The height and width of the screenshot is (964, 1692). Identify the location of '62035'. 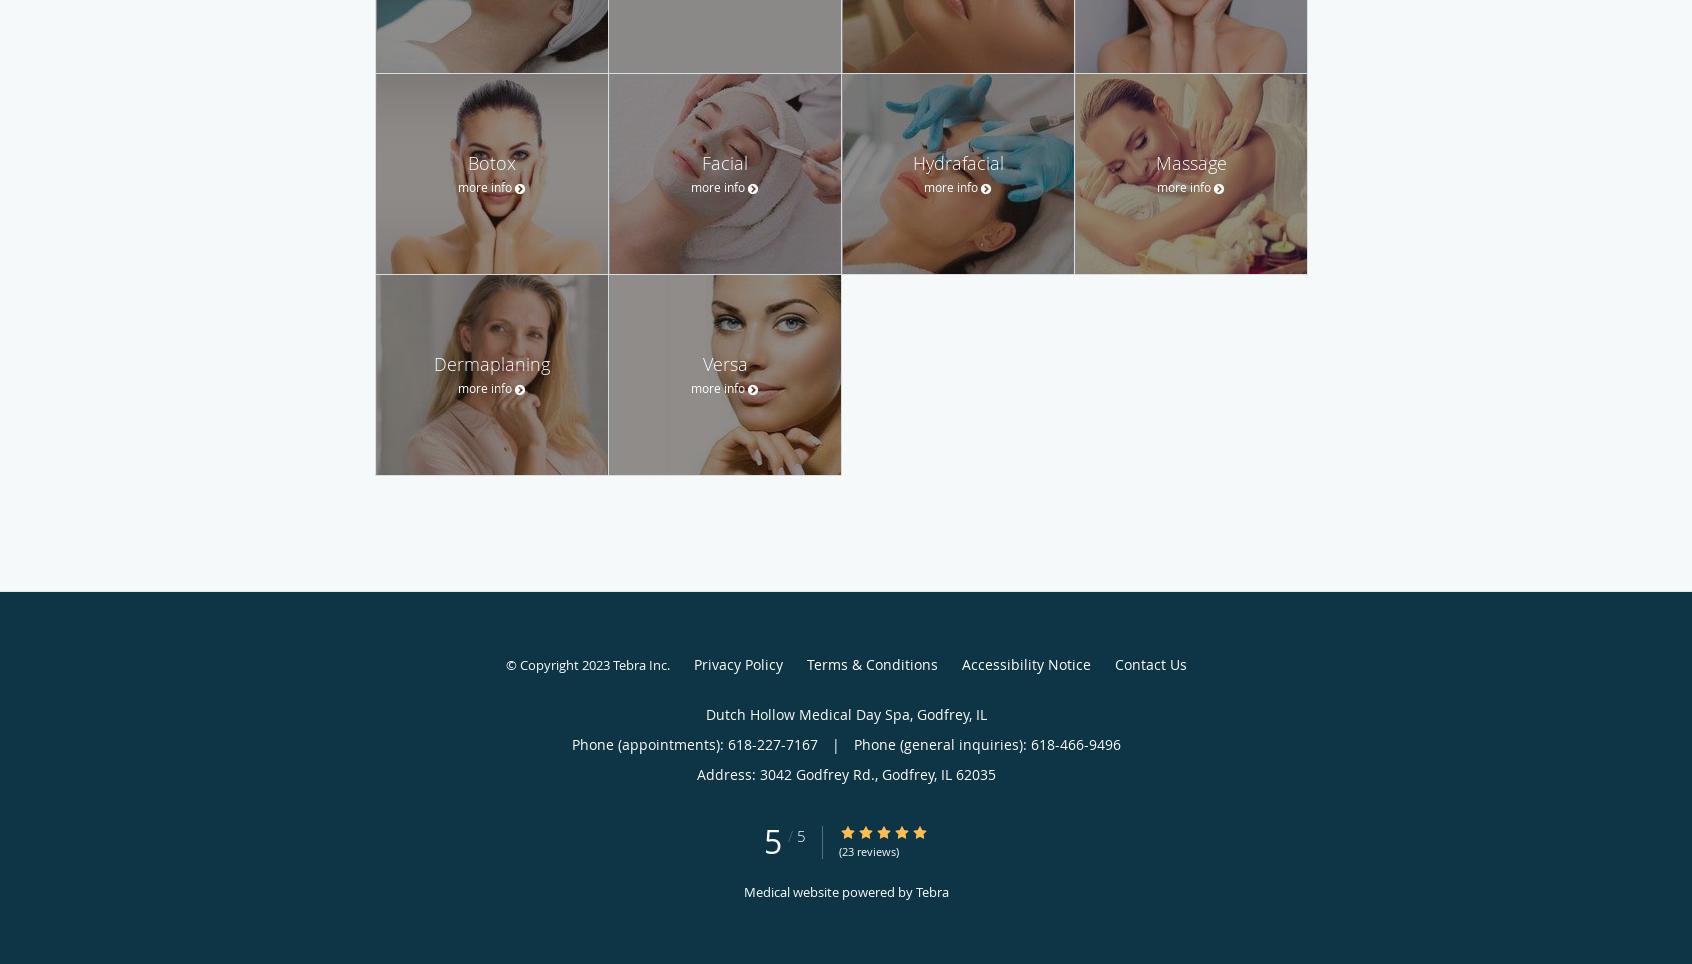
(974, 774).